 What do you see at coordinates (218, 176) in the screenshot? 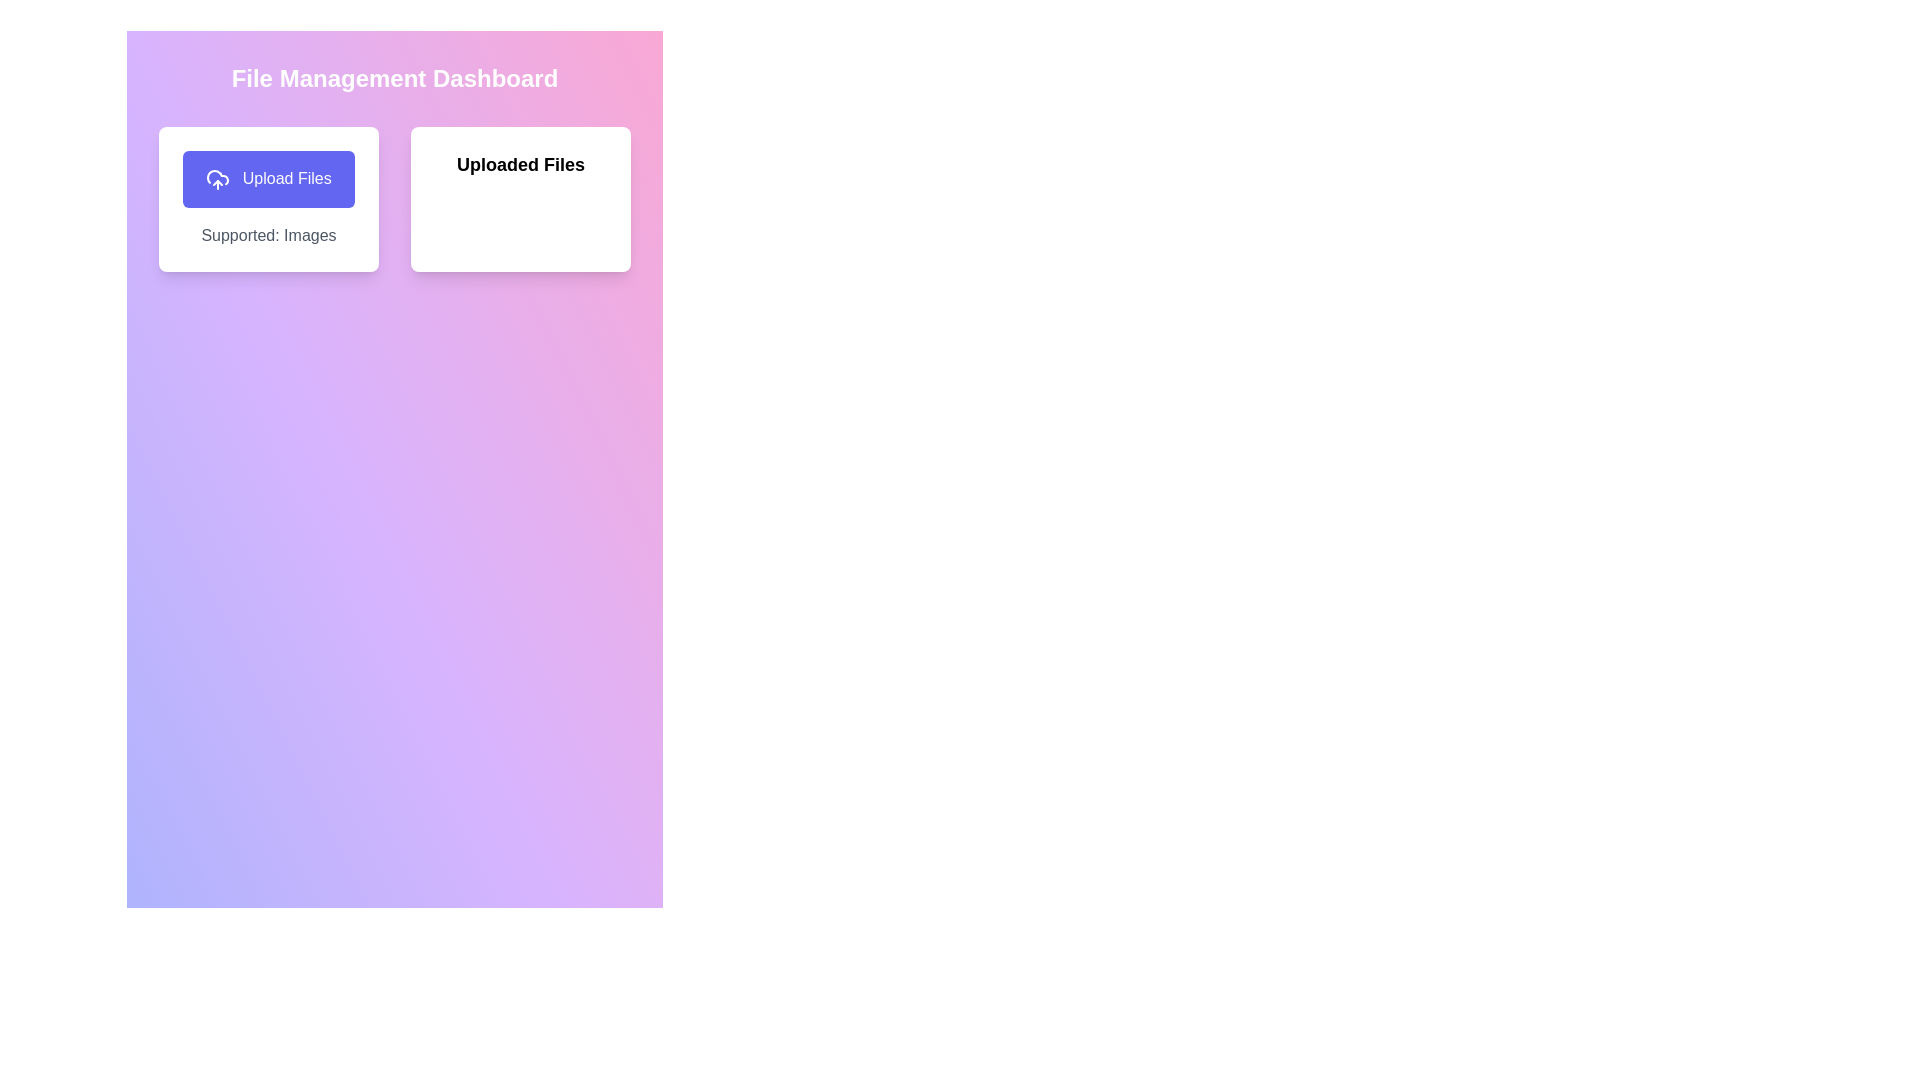
I see `the decorative icon fragment that is part of the 'Upload Files' button, located on the left side of the interface, symbolizing the upload feature` at bounding box center [218, 176].